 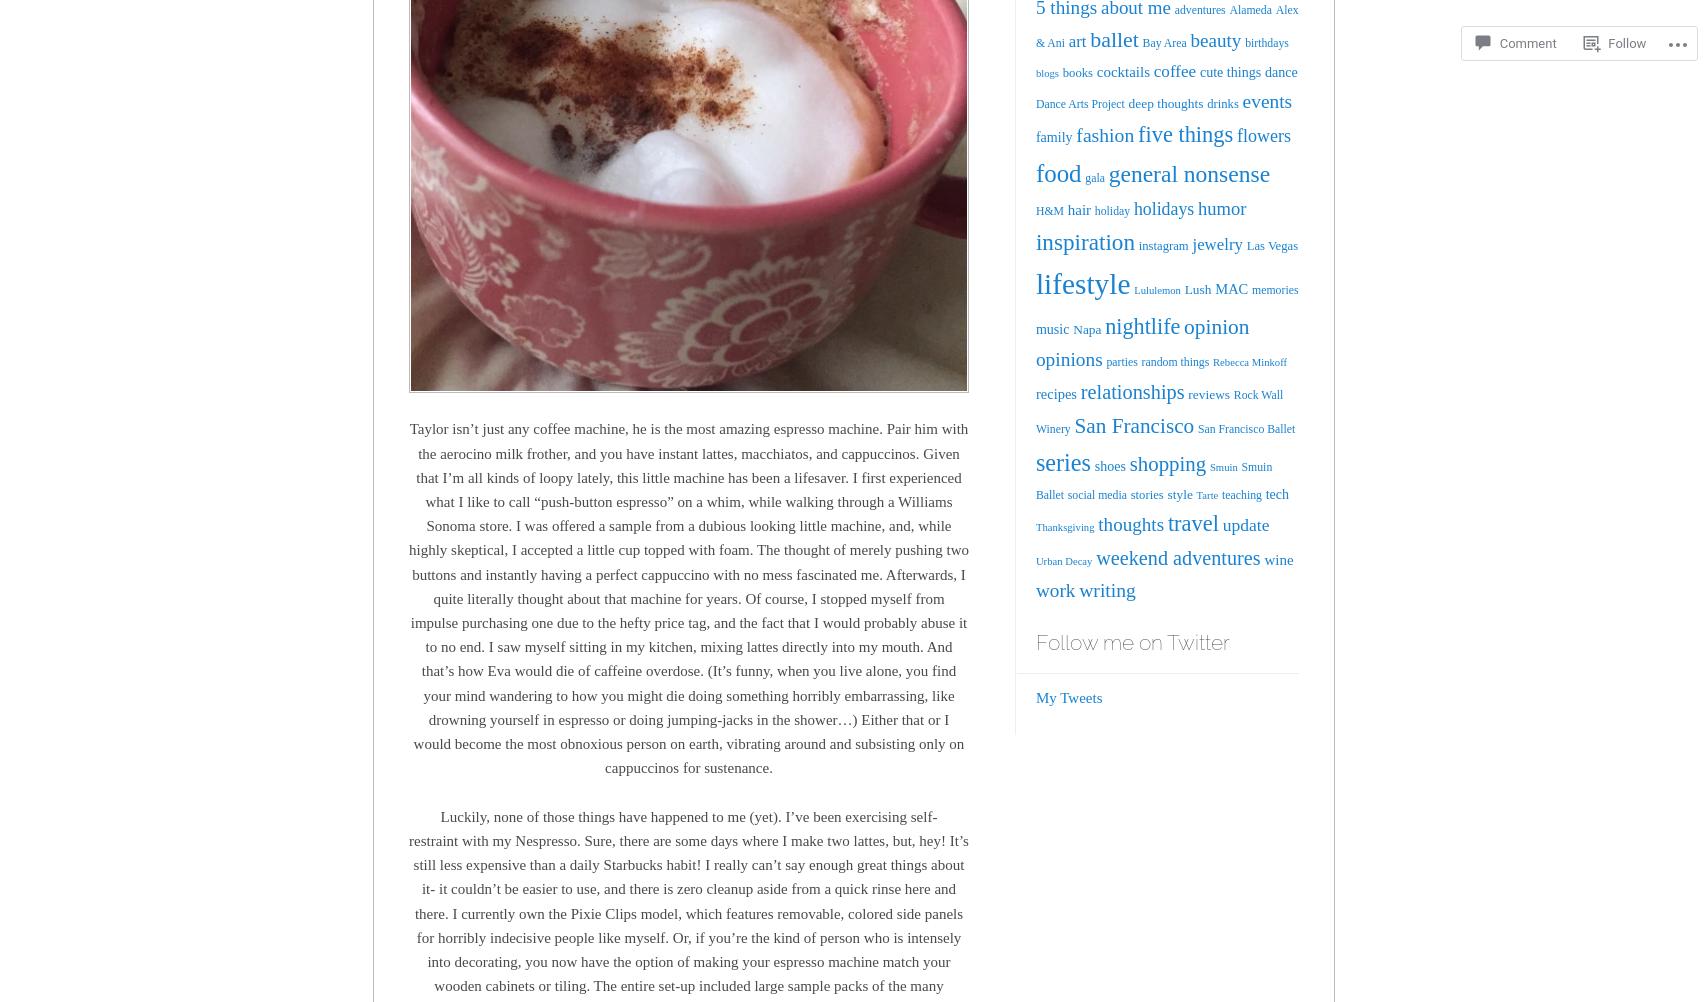 I want to click on 'My Tweets', so click(x=1068, y=697).